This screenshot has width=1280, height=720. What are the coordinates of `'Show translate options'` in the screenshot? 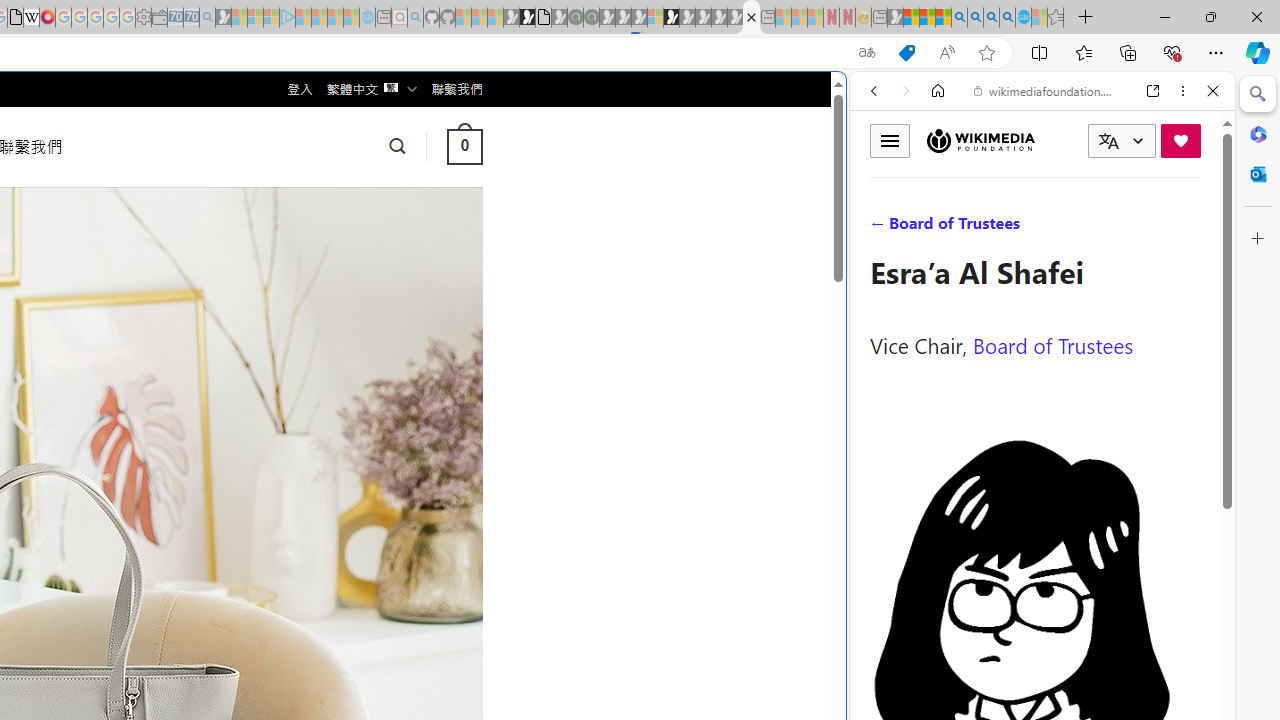 It's located at (867, 52).